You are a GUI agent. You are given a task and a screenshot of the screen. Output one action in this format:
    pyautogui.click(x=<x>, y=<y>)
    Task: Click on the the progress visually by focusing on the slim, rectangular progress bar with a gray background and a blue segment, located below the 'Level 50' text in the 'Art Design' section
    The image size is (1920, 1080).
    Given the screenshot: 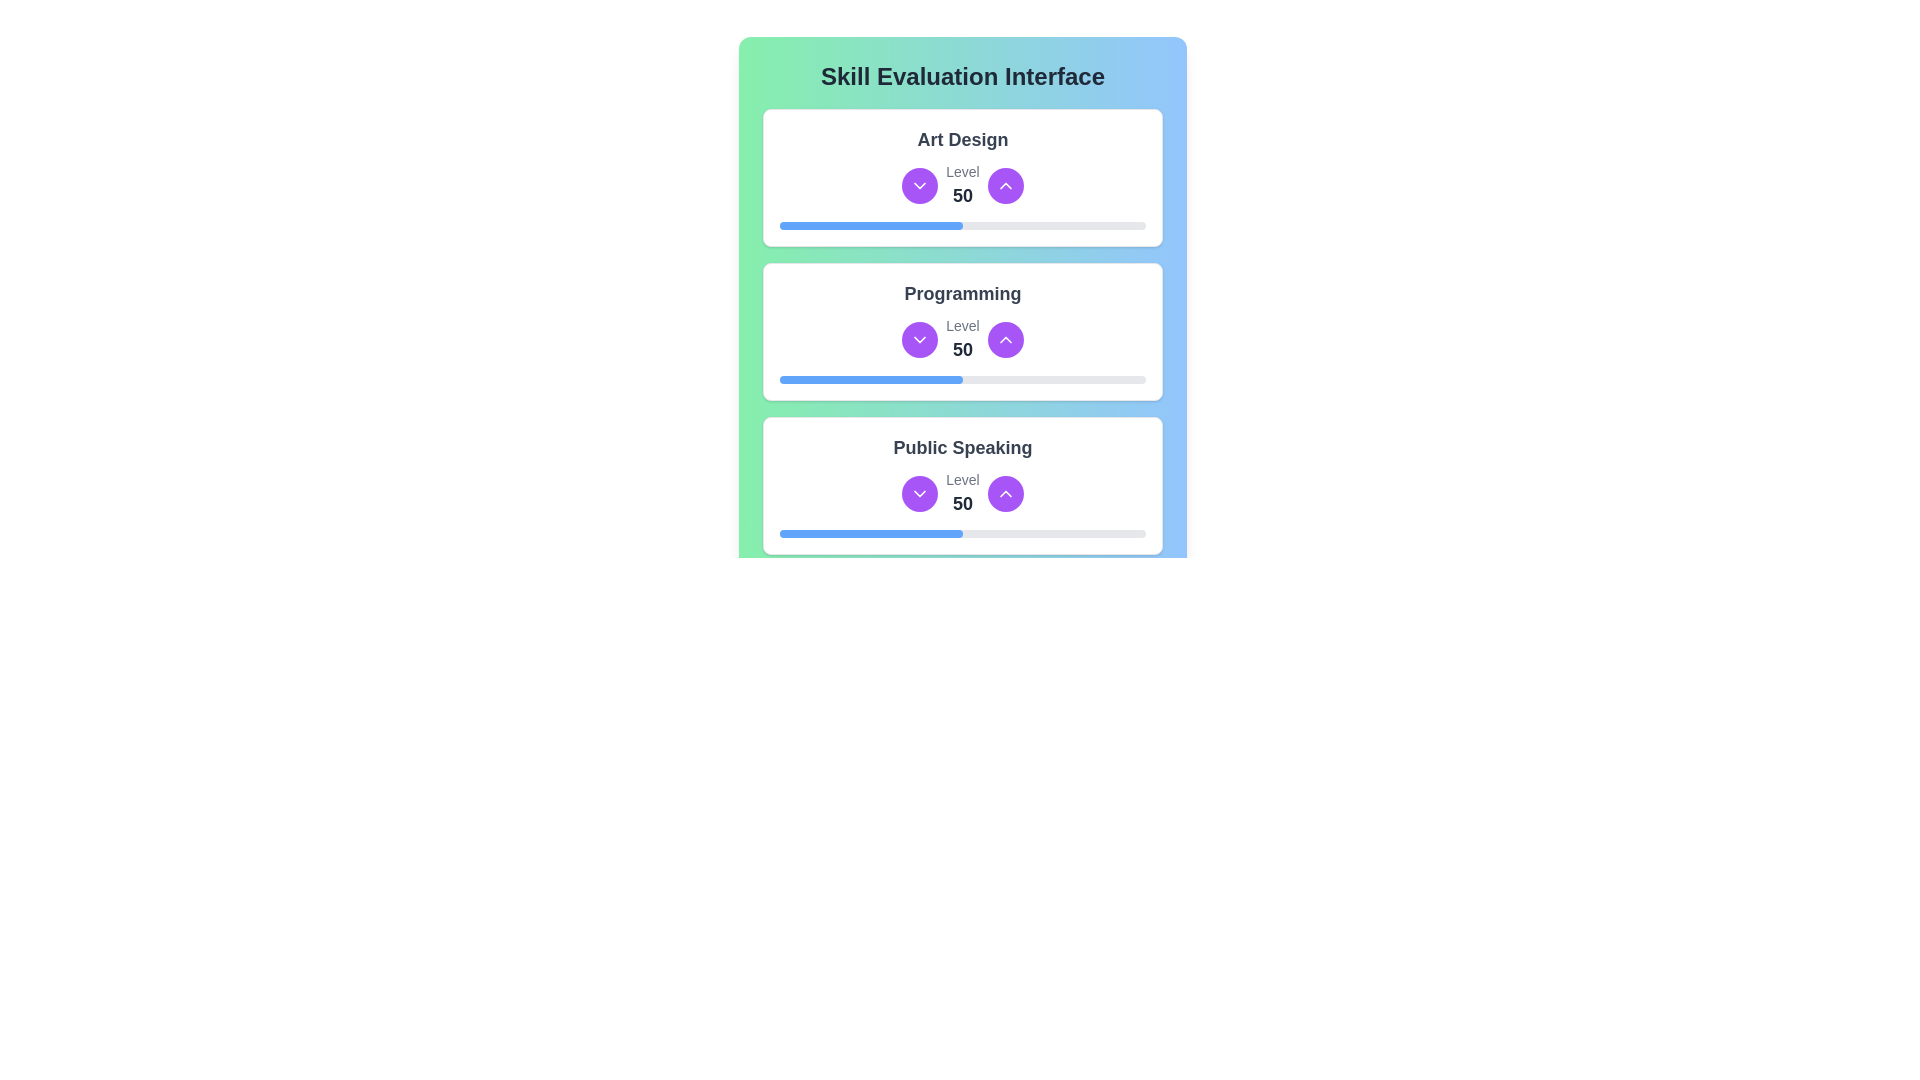 What is the action you would take?
    pyautogui.click(x=963, y=225)
    